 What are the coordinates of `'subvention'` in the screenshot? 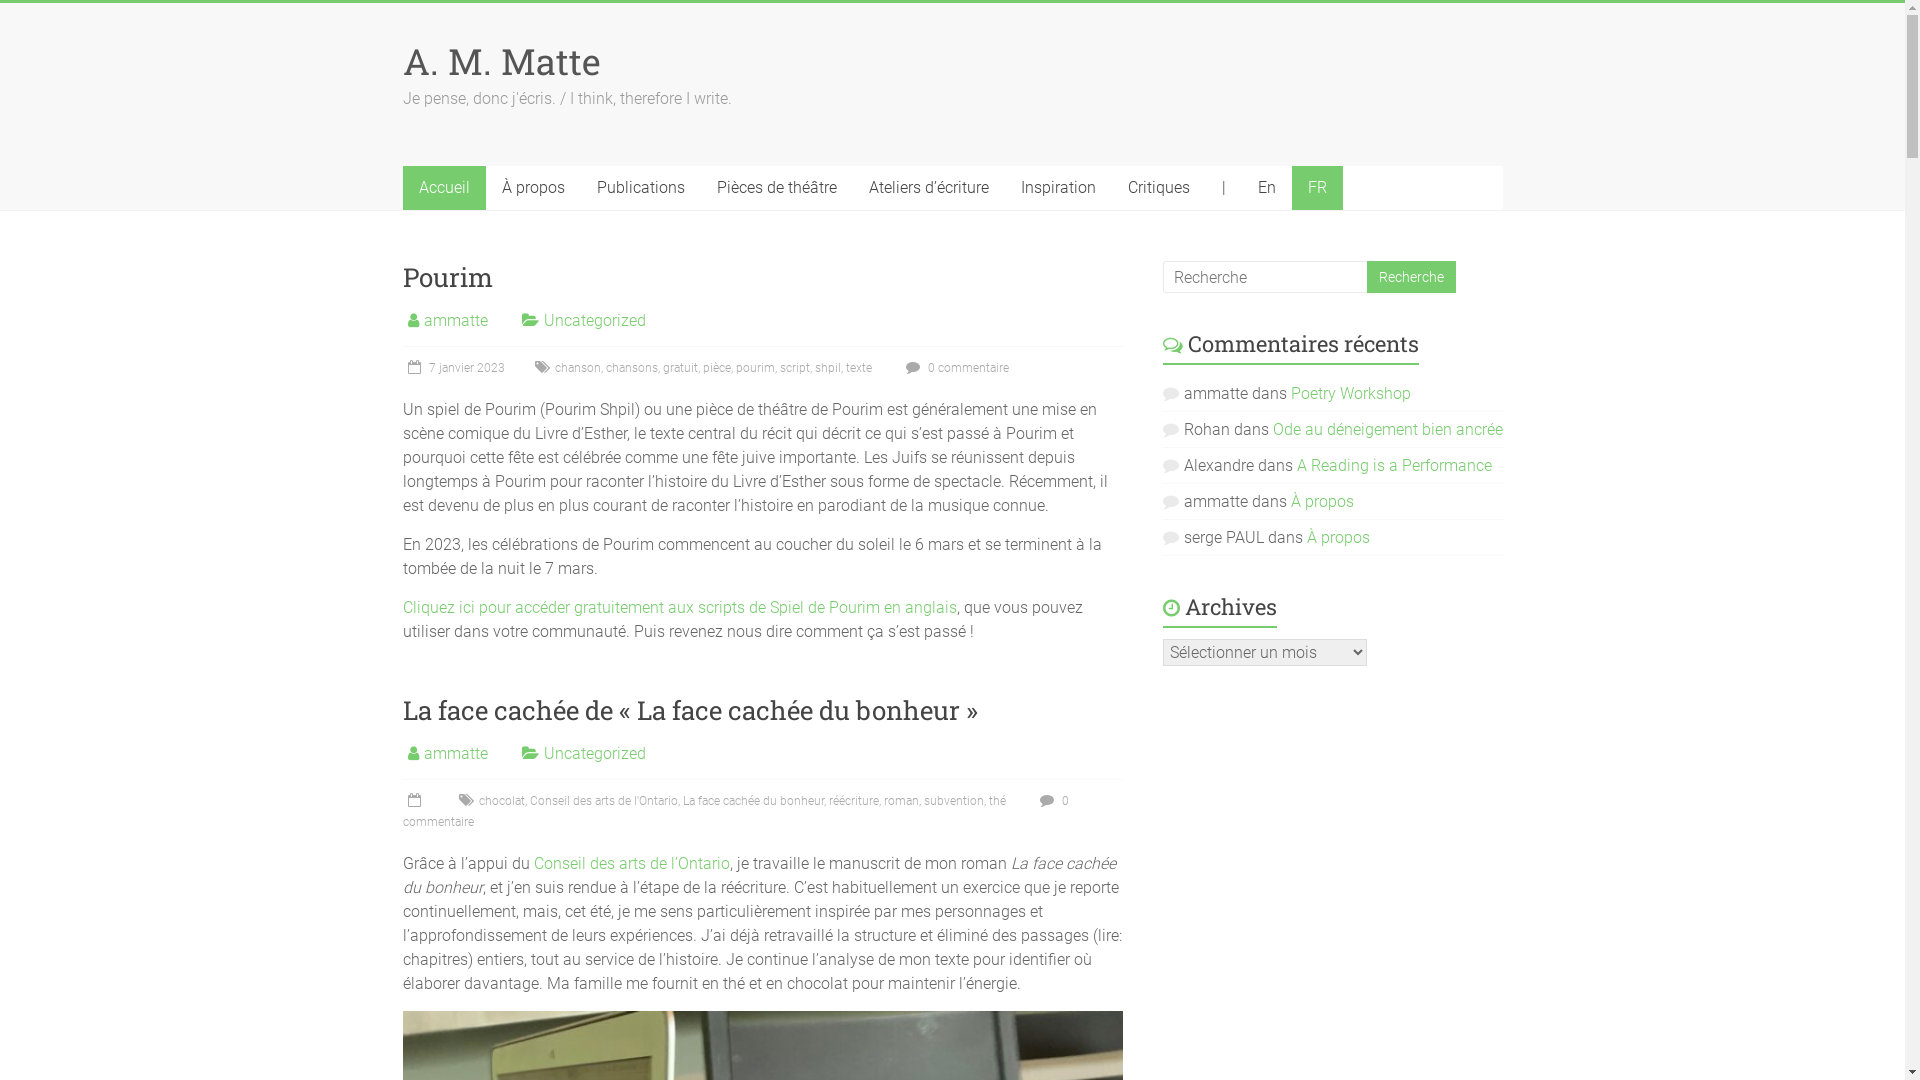 It's located at (923, 800).